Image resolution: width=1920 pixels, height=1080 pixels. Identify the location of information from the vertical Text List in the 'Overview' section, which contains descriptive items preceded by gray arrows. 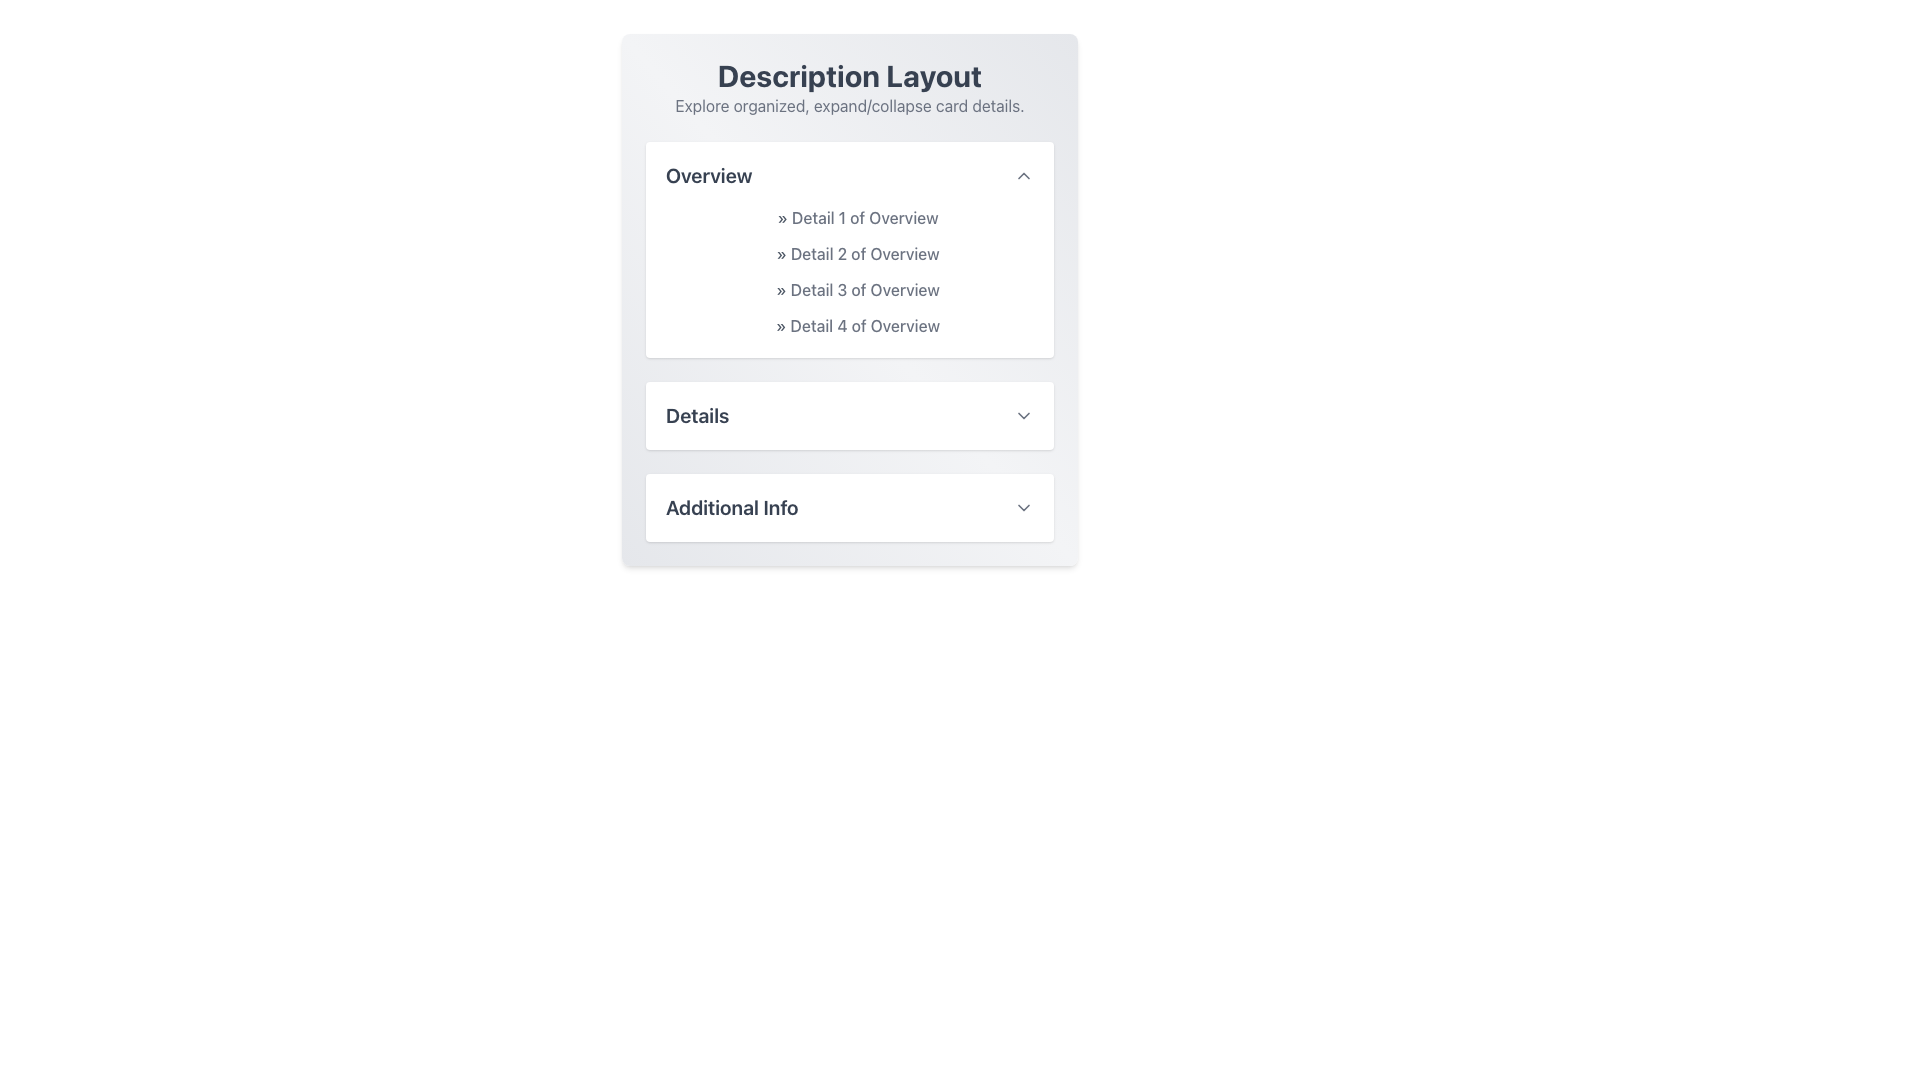
(849, 262).